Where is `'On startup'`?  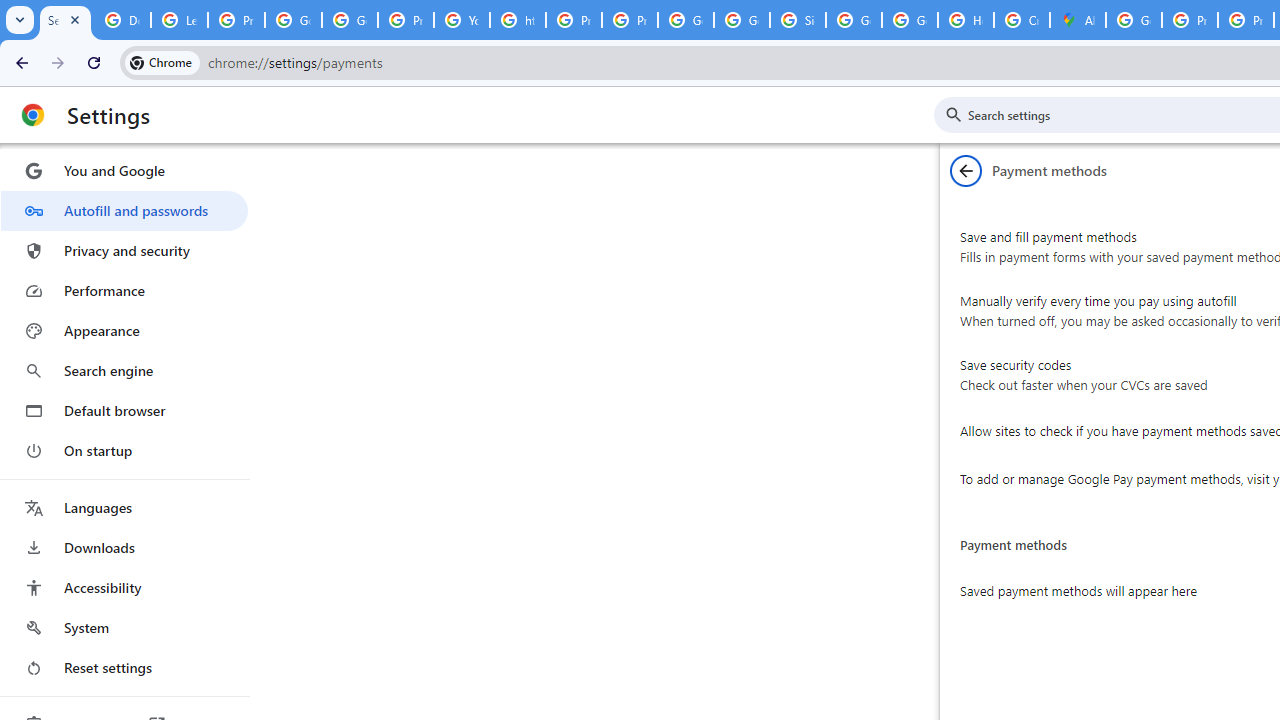 'On startup' is located at coordinates (123, 451).